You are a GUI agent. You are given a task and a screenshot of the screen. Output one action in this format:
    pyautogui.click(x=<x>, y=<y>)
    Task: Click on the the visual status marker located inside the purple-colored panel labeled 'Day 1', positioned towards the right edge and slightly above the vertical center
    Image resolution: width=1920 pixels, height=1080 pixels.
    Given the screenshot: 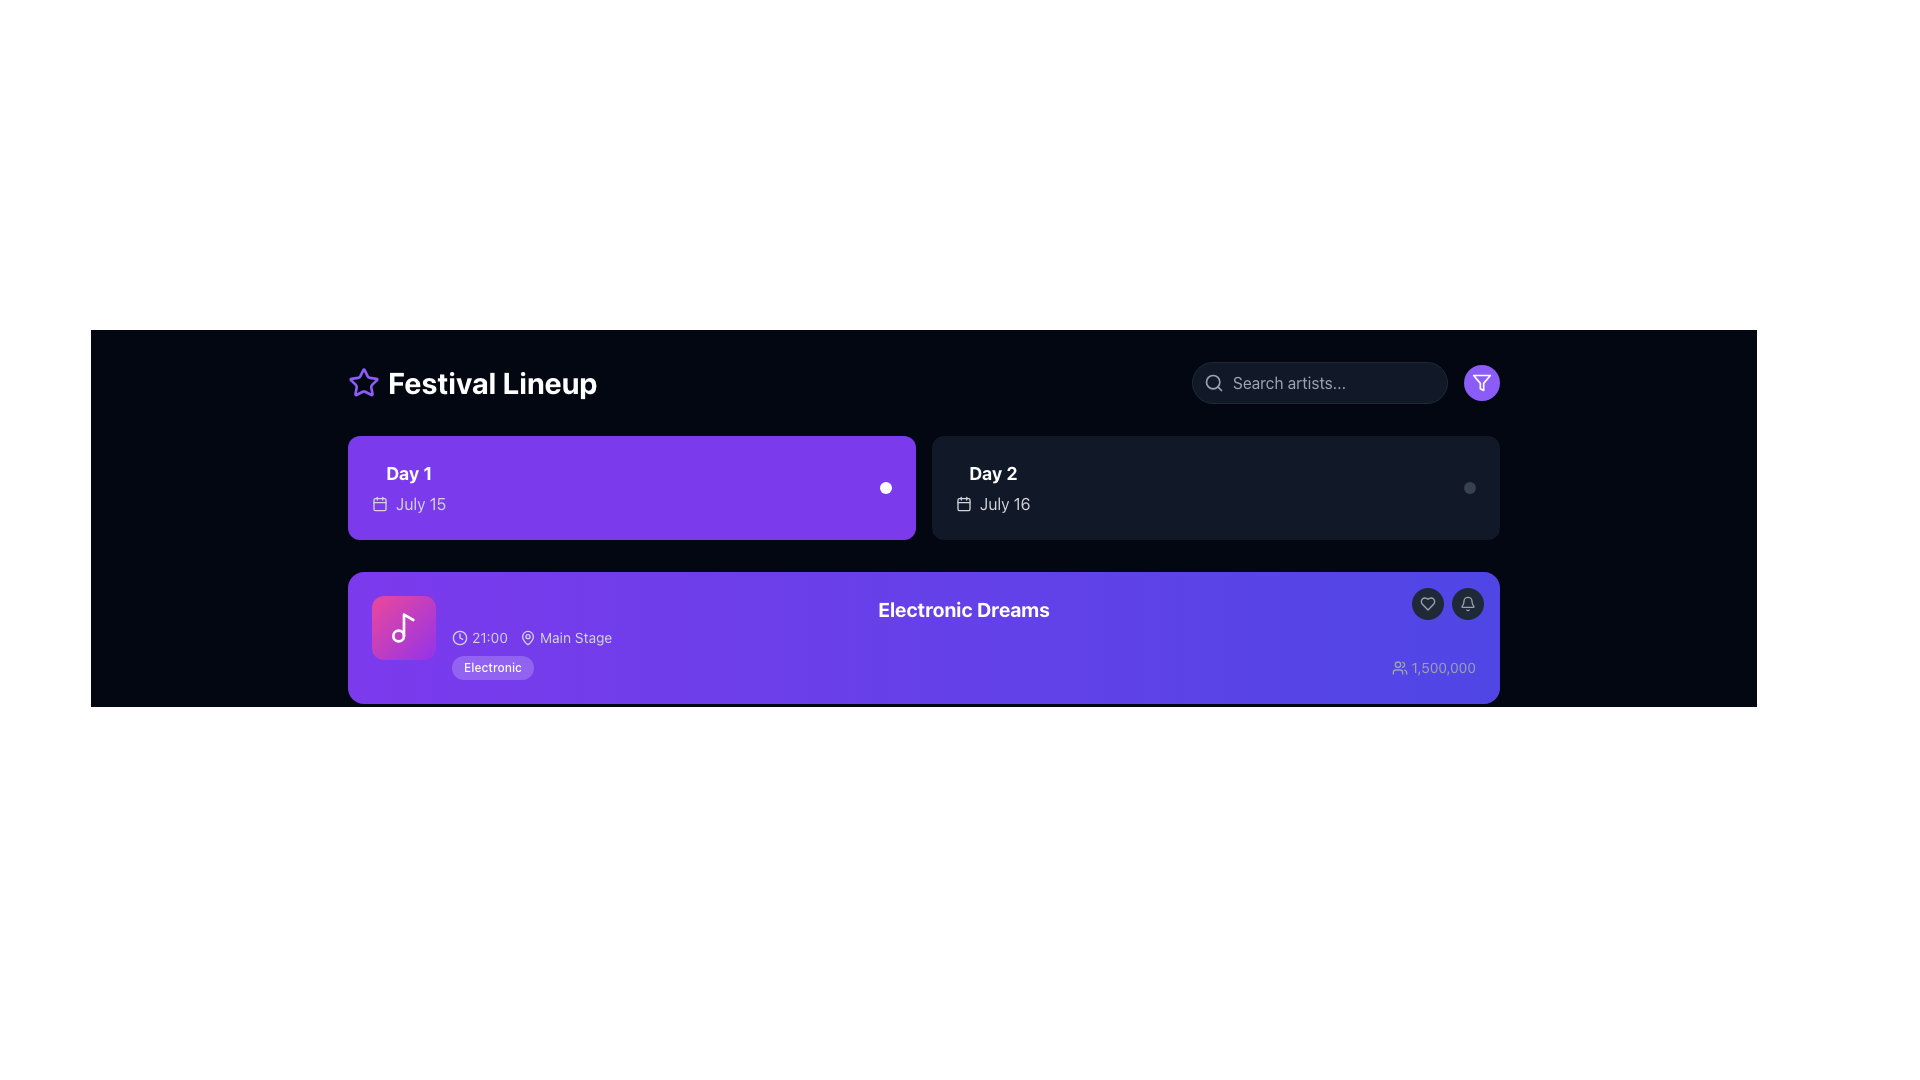 What is the action you would take?
    pyautogui.click(x=885, y=488)
    